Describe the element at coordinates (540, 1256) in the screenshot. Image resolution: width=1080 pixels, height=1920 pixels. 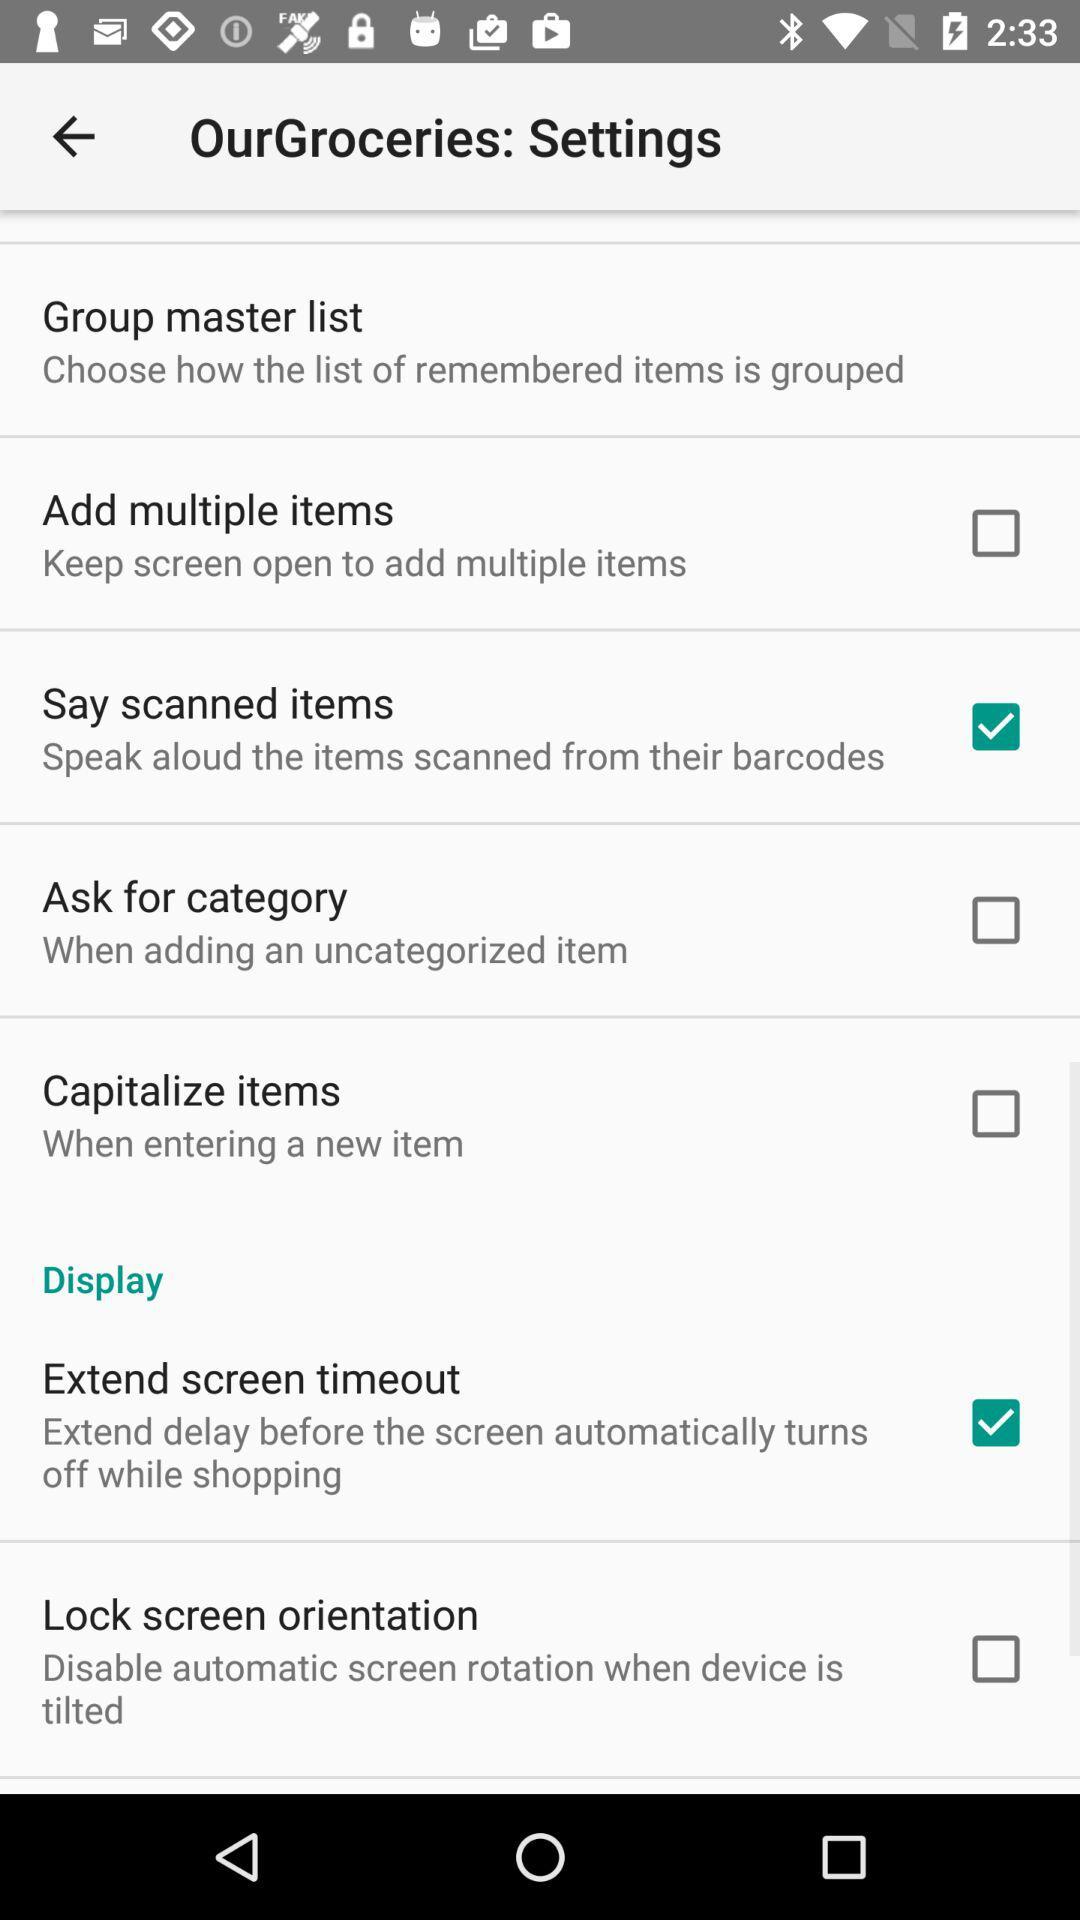
I see `the display` at that location.